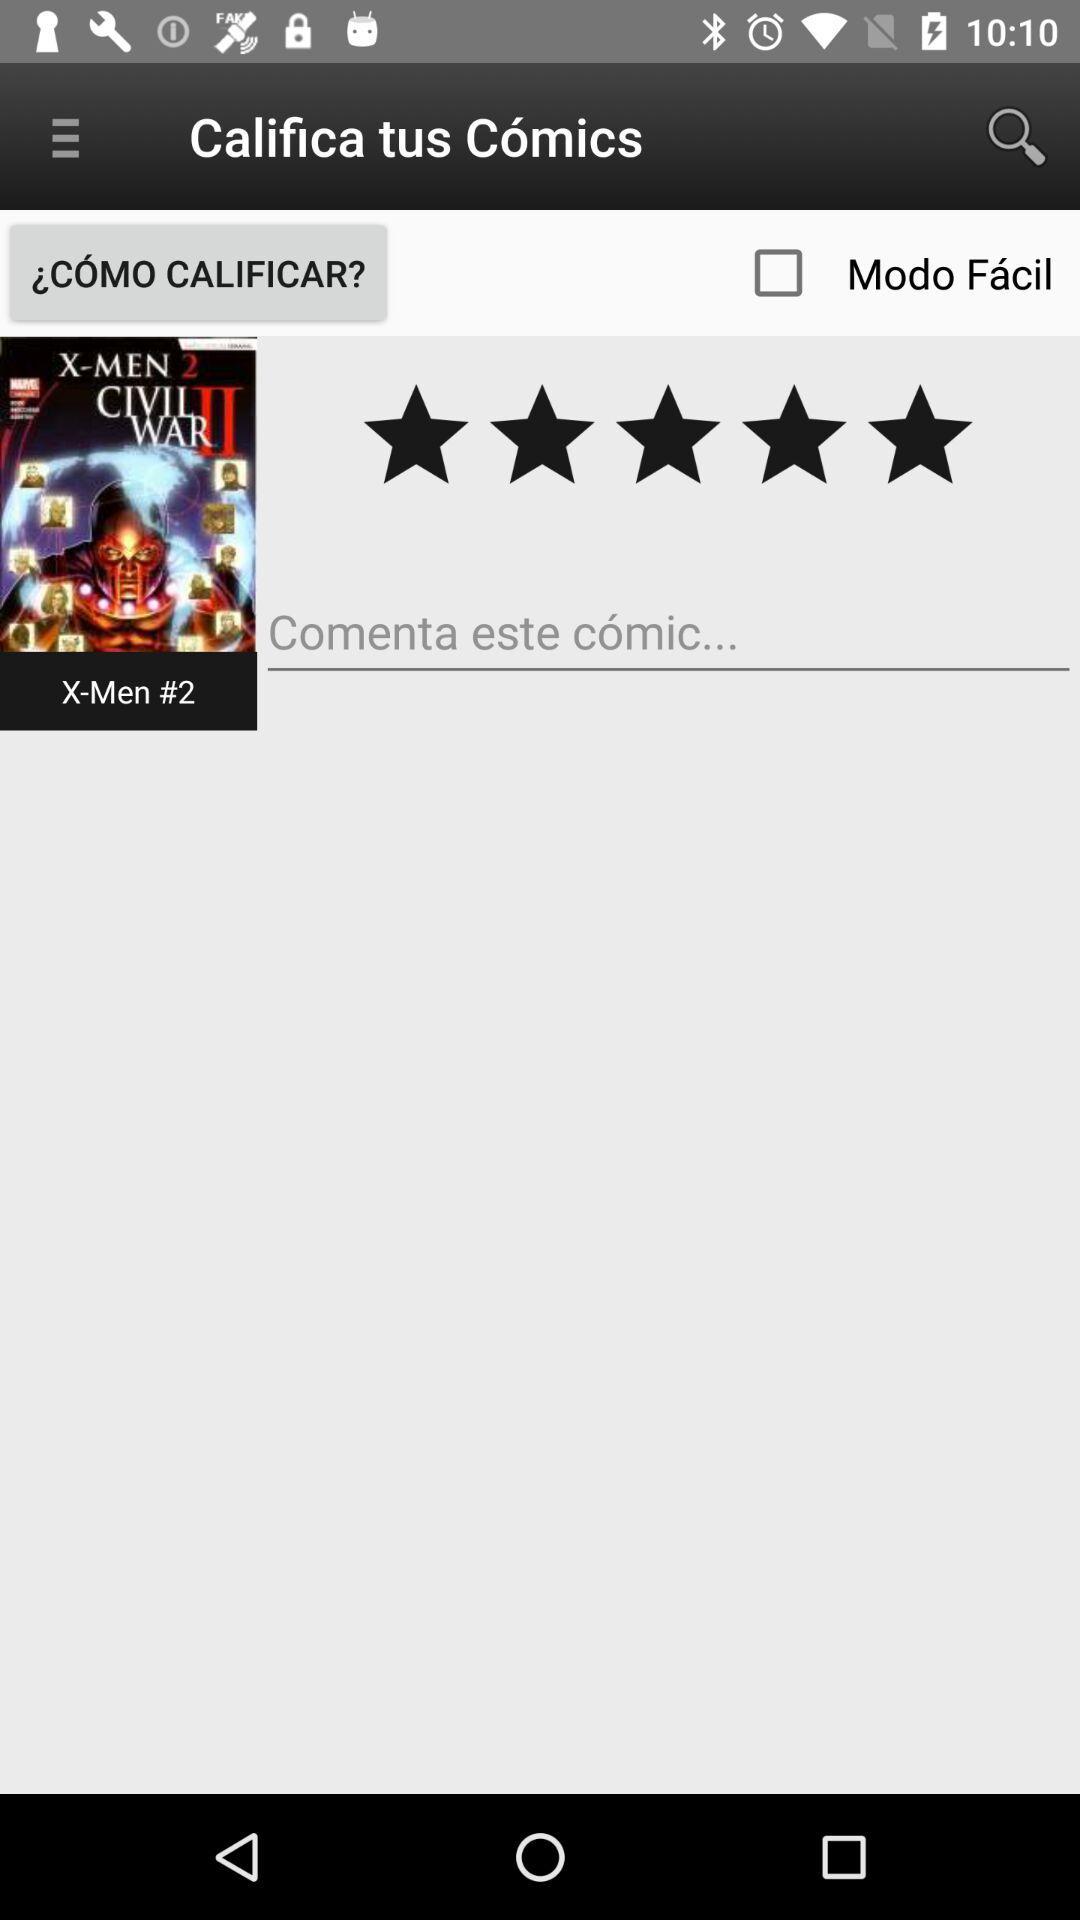 The height and width of the screenshot is (1920, 1080). I want to click on screenshot of xmen civilwar2, so click(128, 532).